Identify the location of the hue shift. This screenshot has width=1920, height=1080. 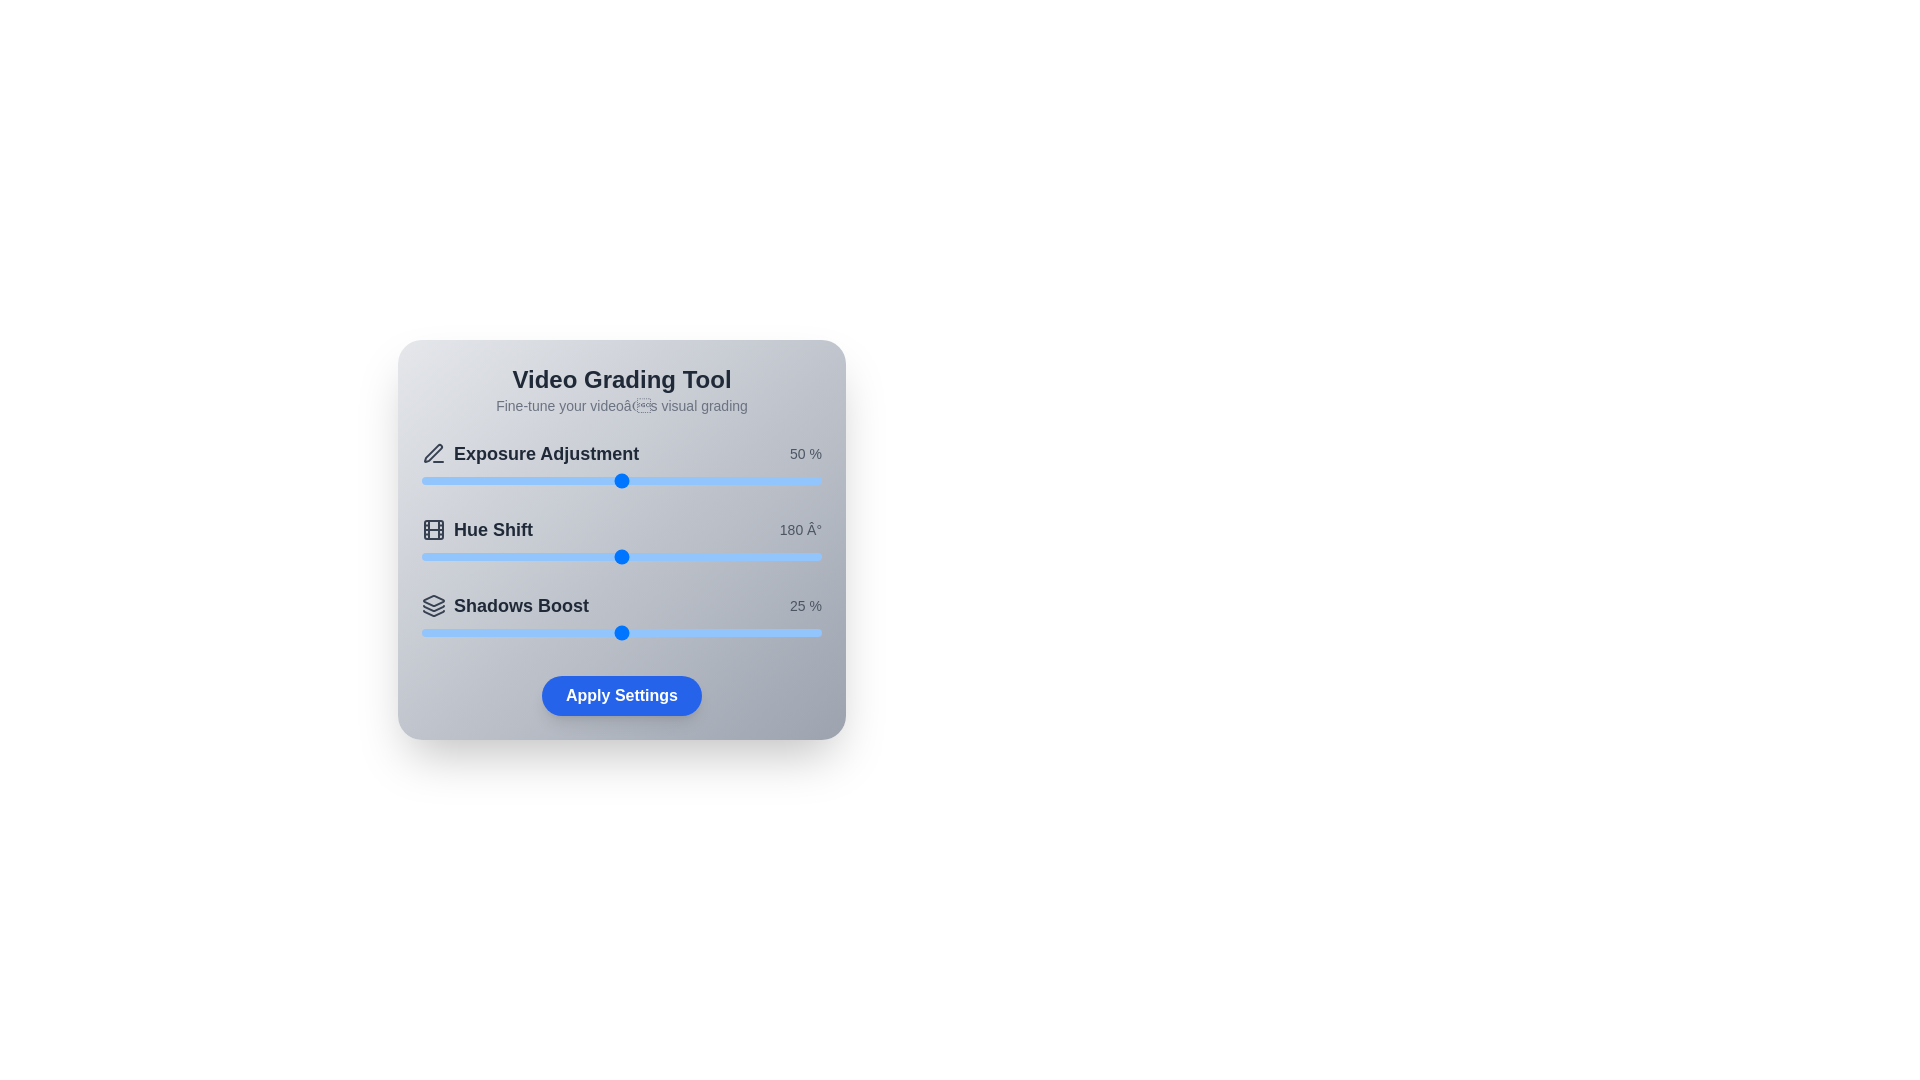
(707, 556).